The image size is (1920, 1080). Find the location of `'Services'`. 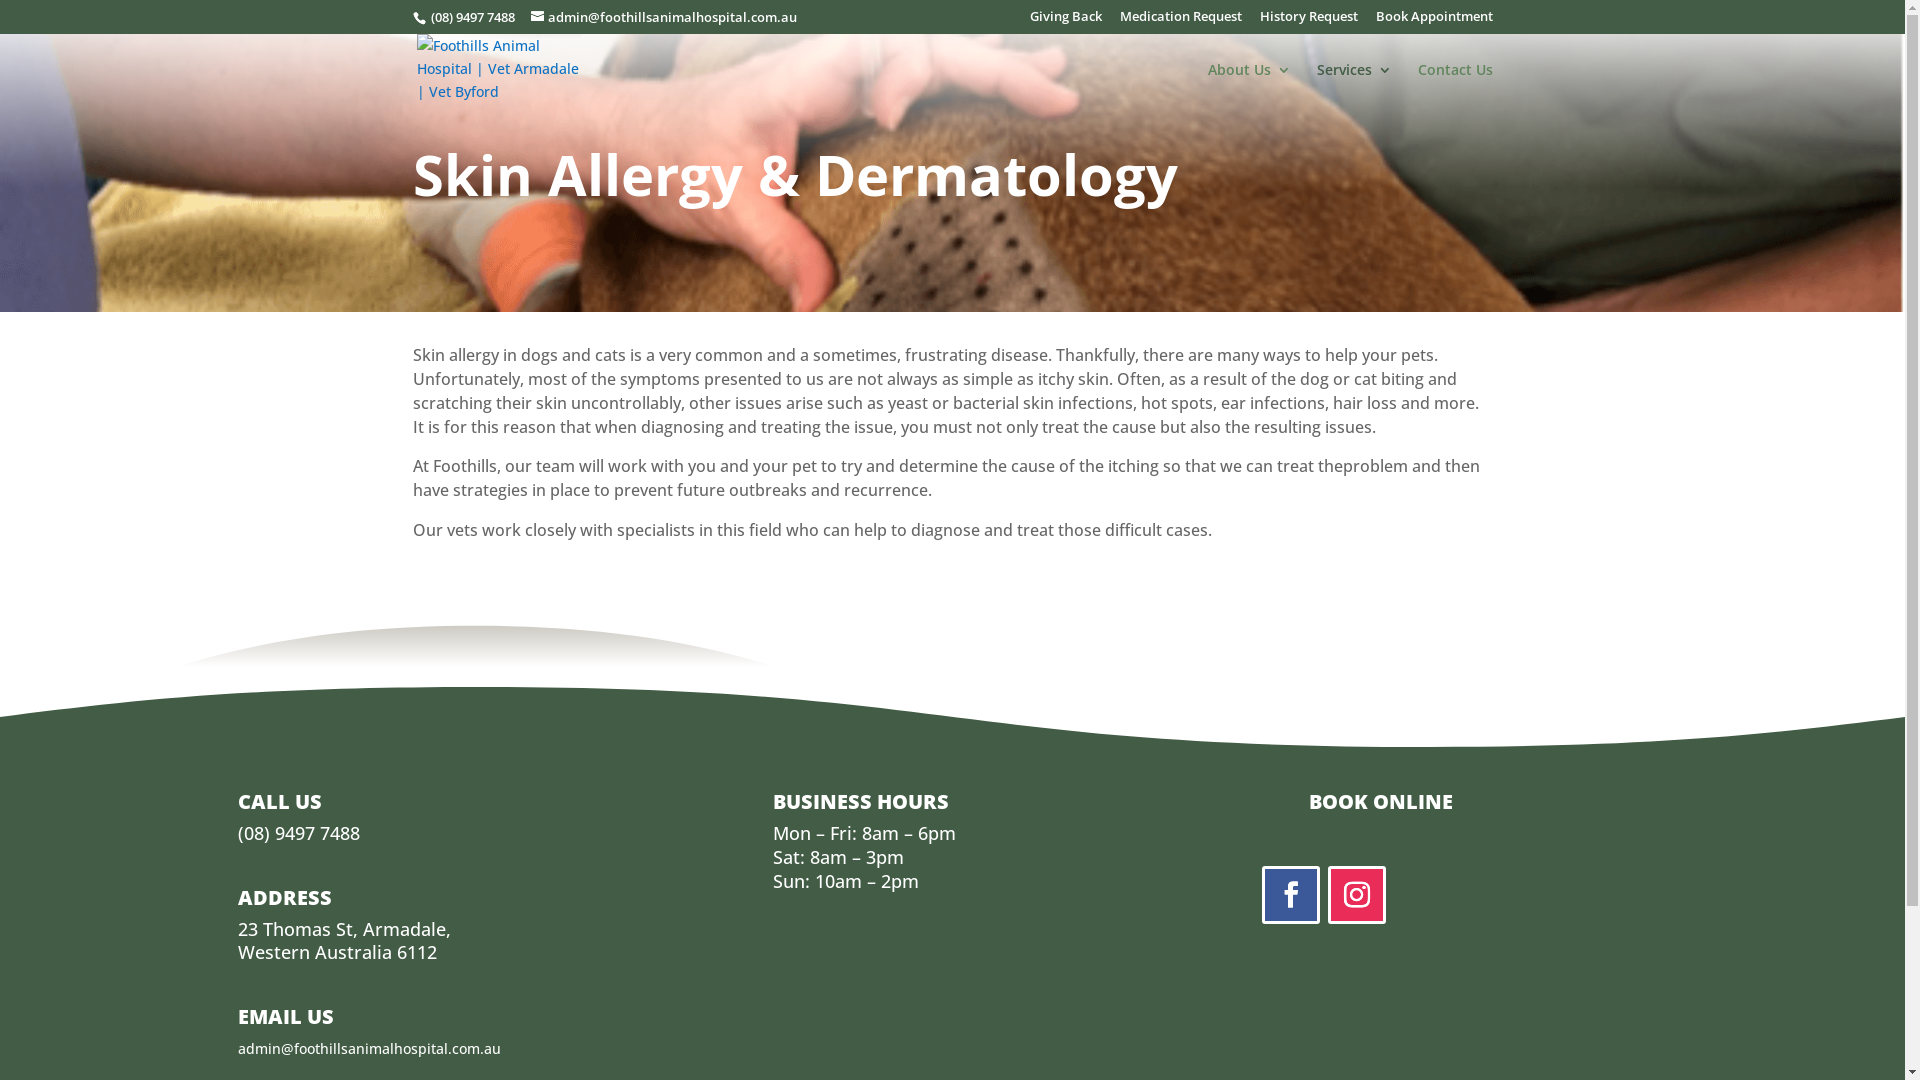

'Services' is located at coordinates (1315, 85).